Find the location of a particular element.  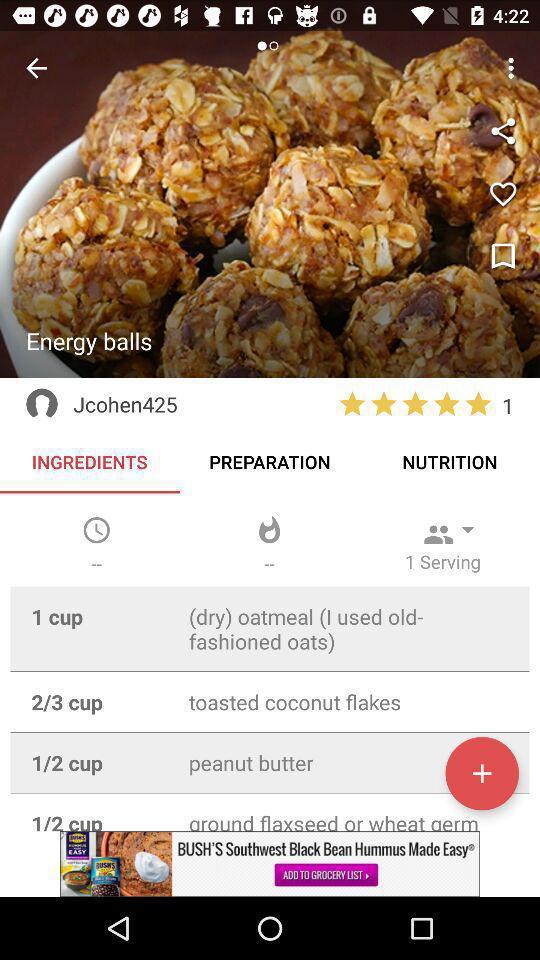

the advertisement is located at coordinates (270, 863).